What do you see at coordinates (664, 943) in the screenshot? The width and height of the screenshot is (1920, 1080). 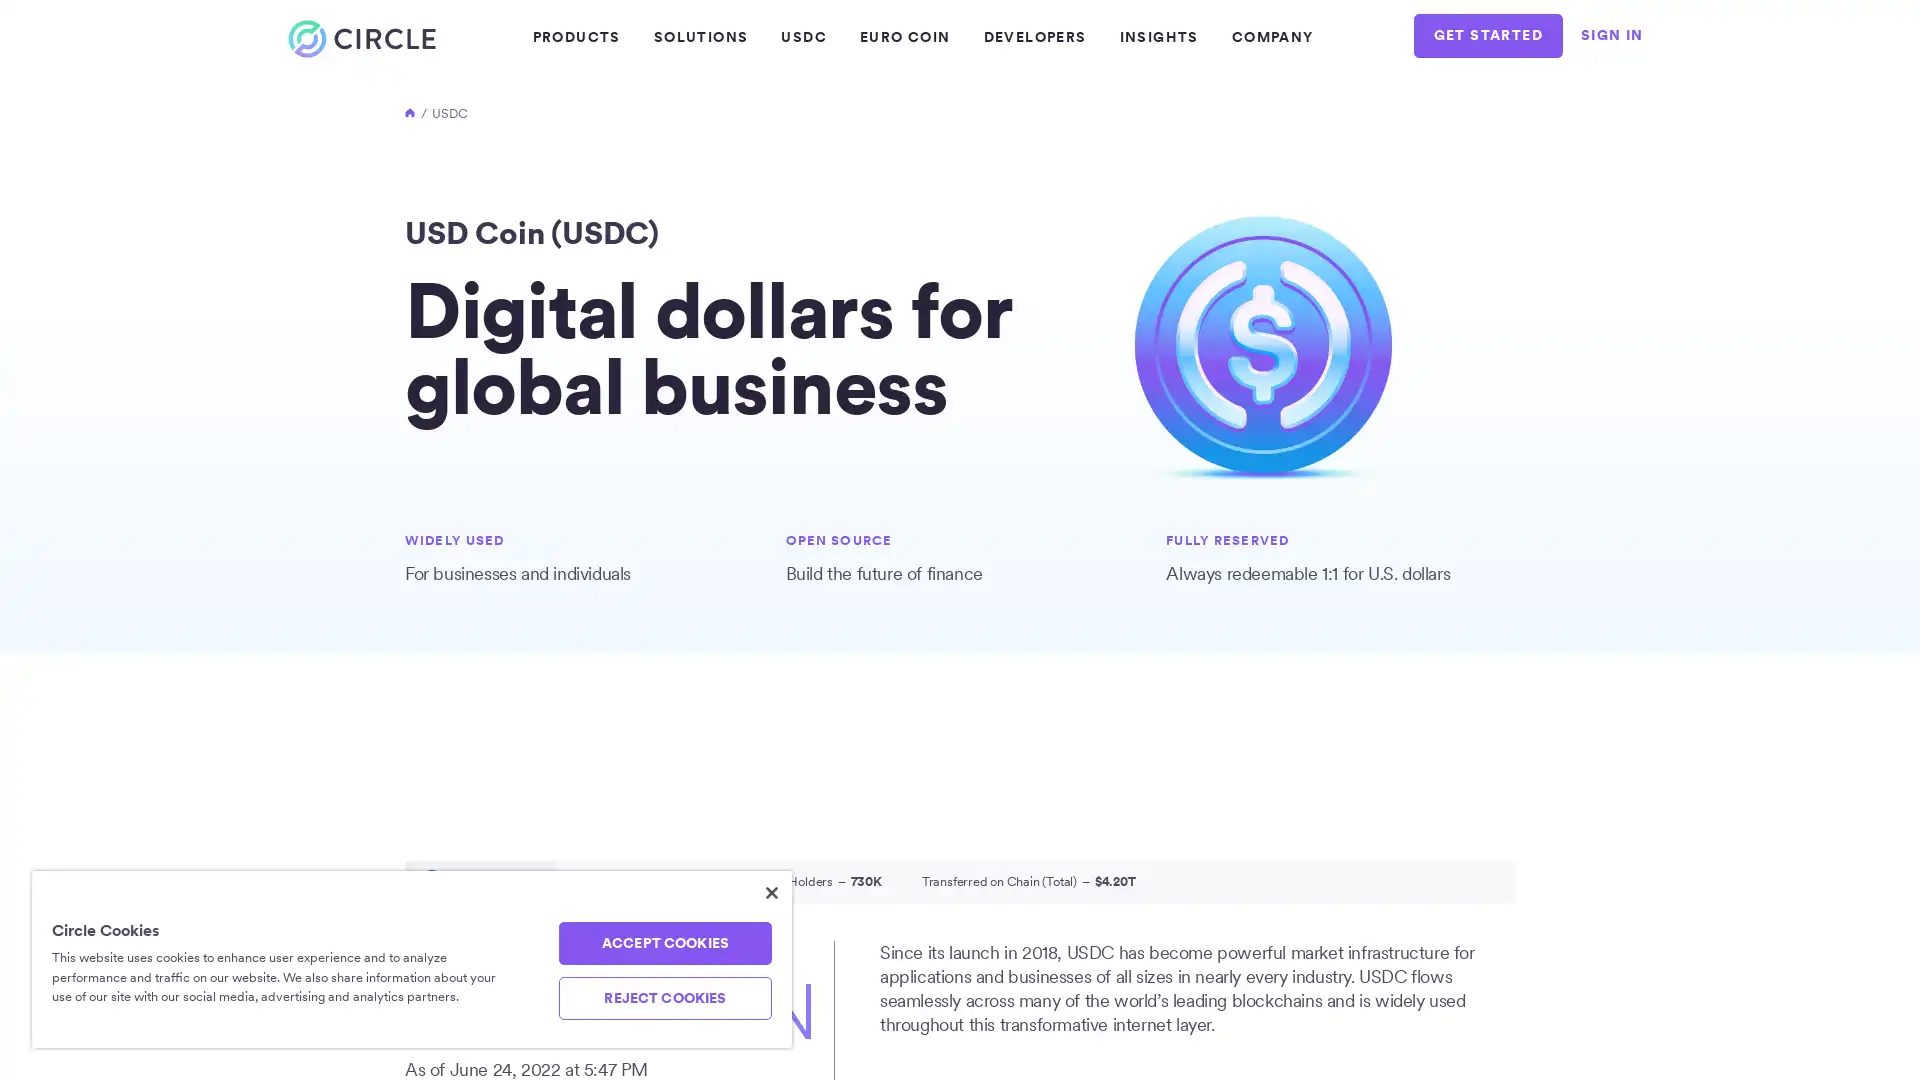 I see `ACCEPT COOKIES` at bounding box center [664, 943].